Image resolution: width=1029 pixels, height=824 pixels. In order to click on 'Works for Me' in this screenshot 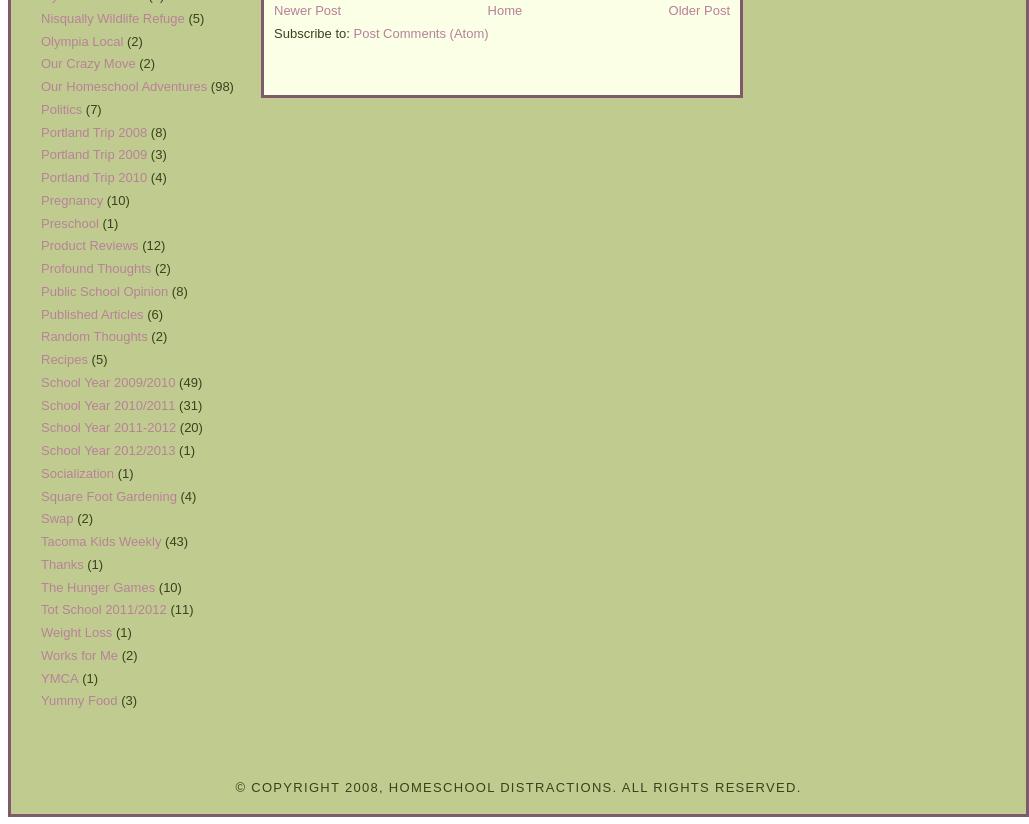, I will do `click(78, 654)`.